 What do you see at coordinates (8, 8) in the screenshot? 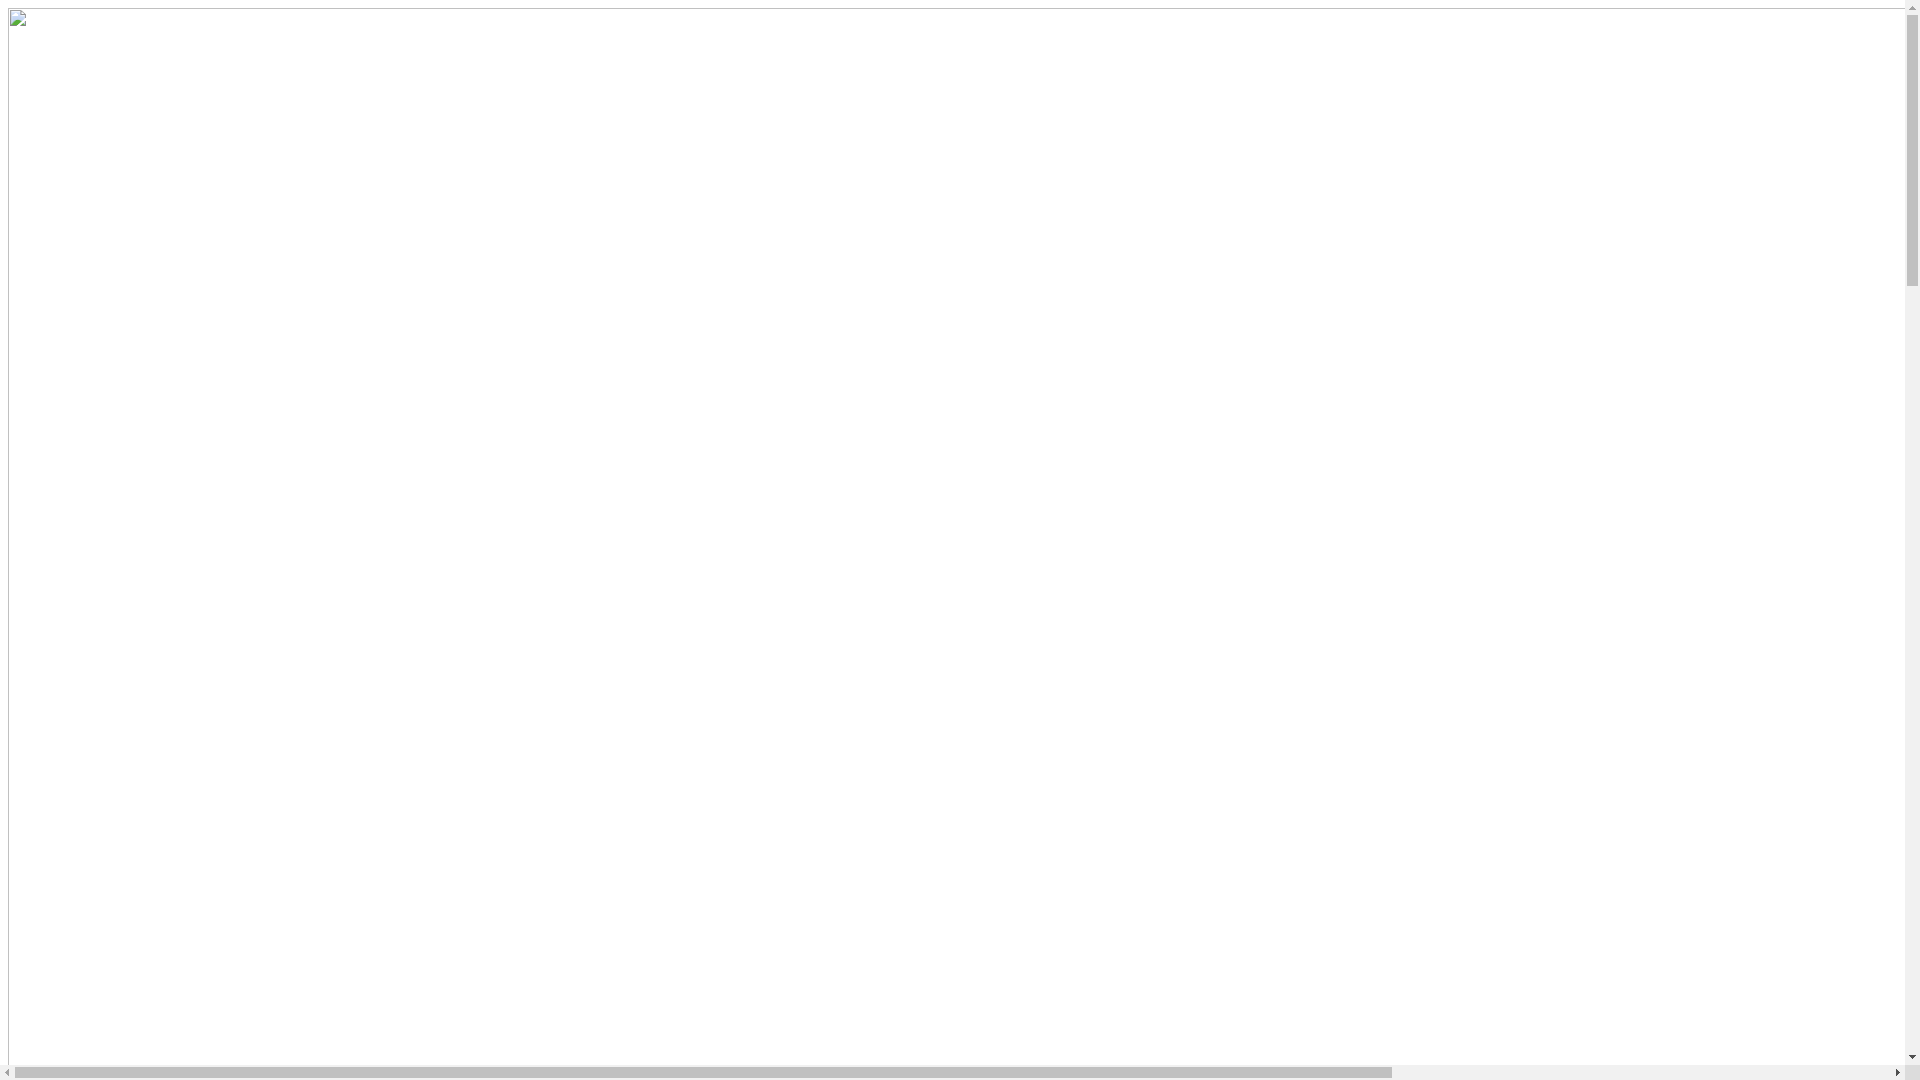
I see `'Skip to content'` at bounding box center [8, 8].